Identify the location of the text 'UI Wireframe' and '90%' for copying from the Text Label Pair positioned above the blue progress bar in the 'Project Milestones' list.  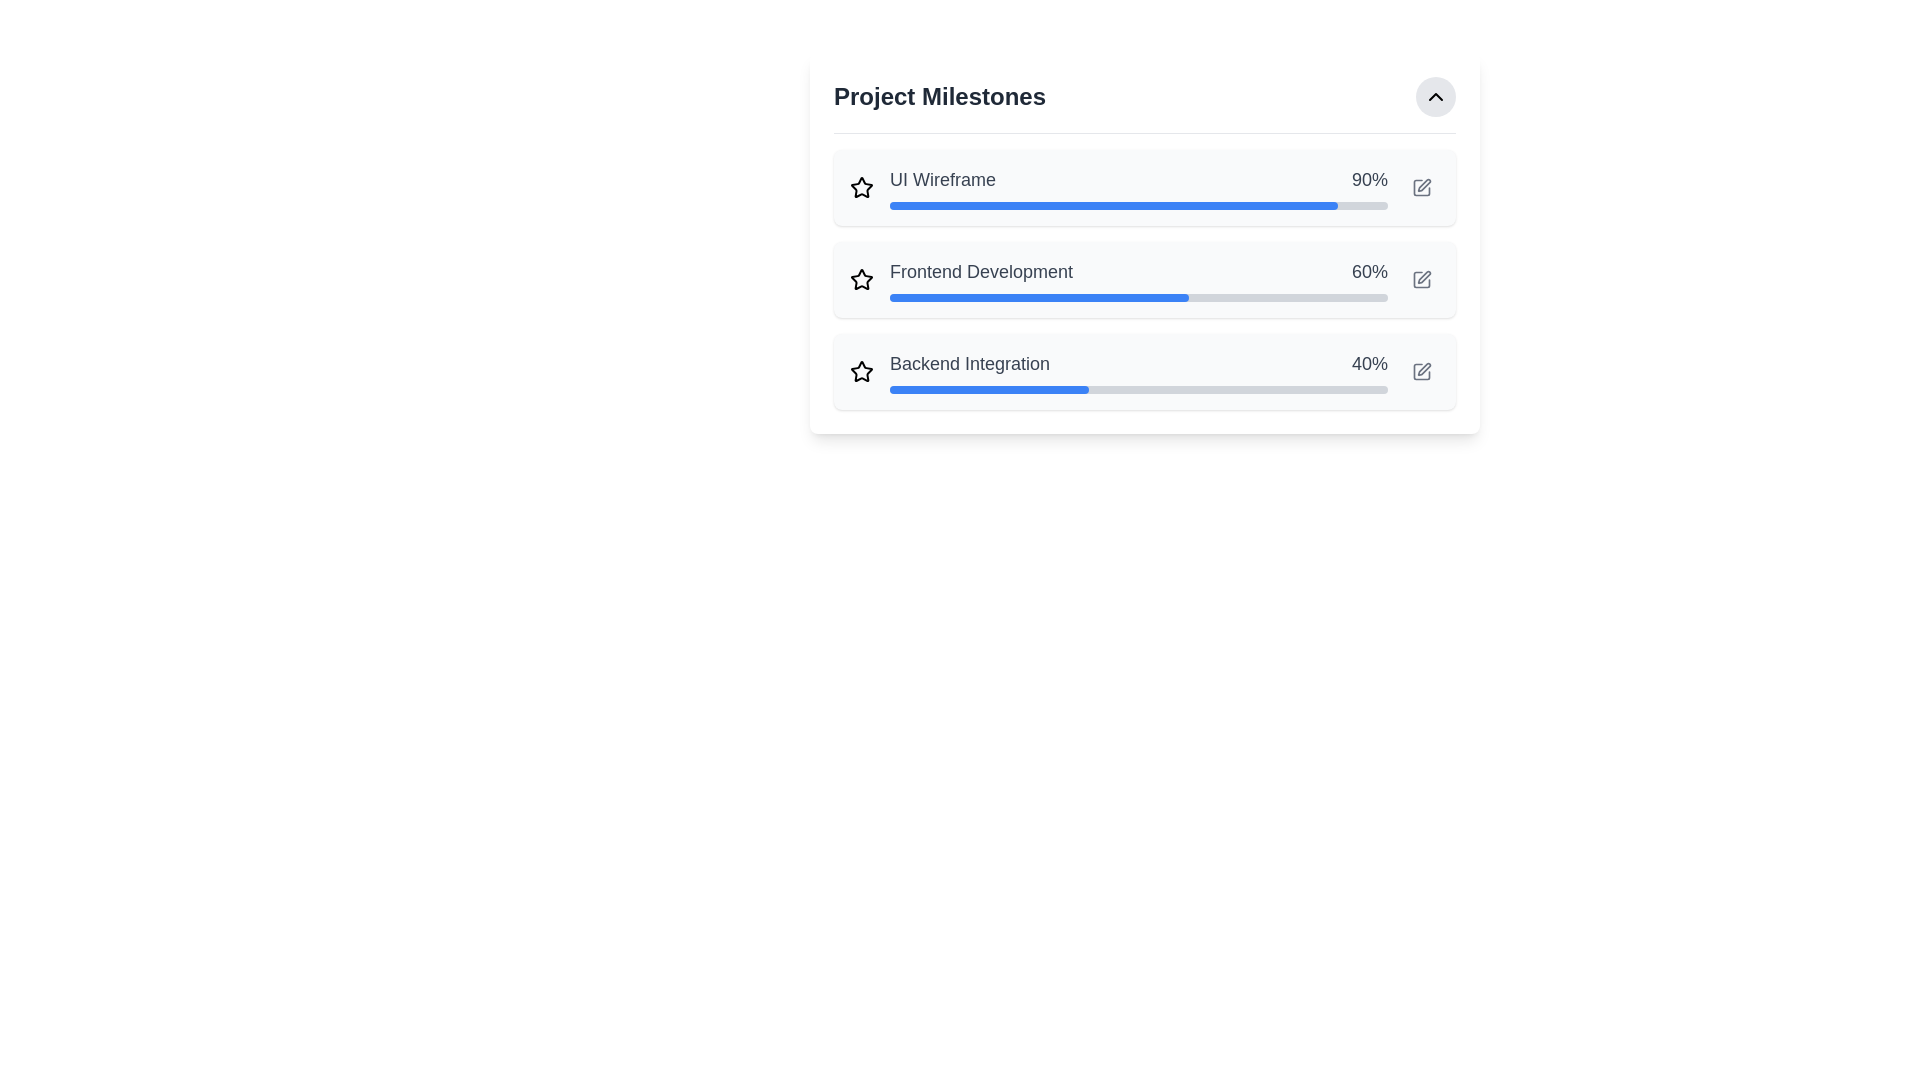
(1138, 180).